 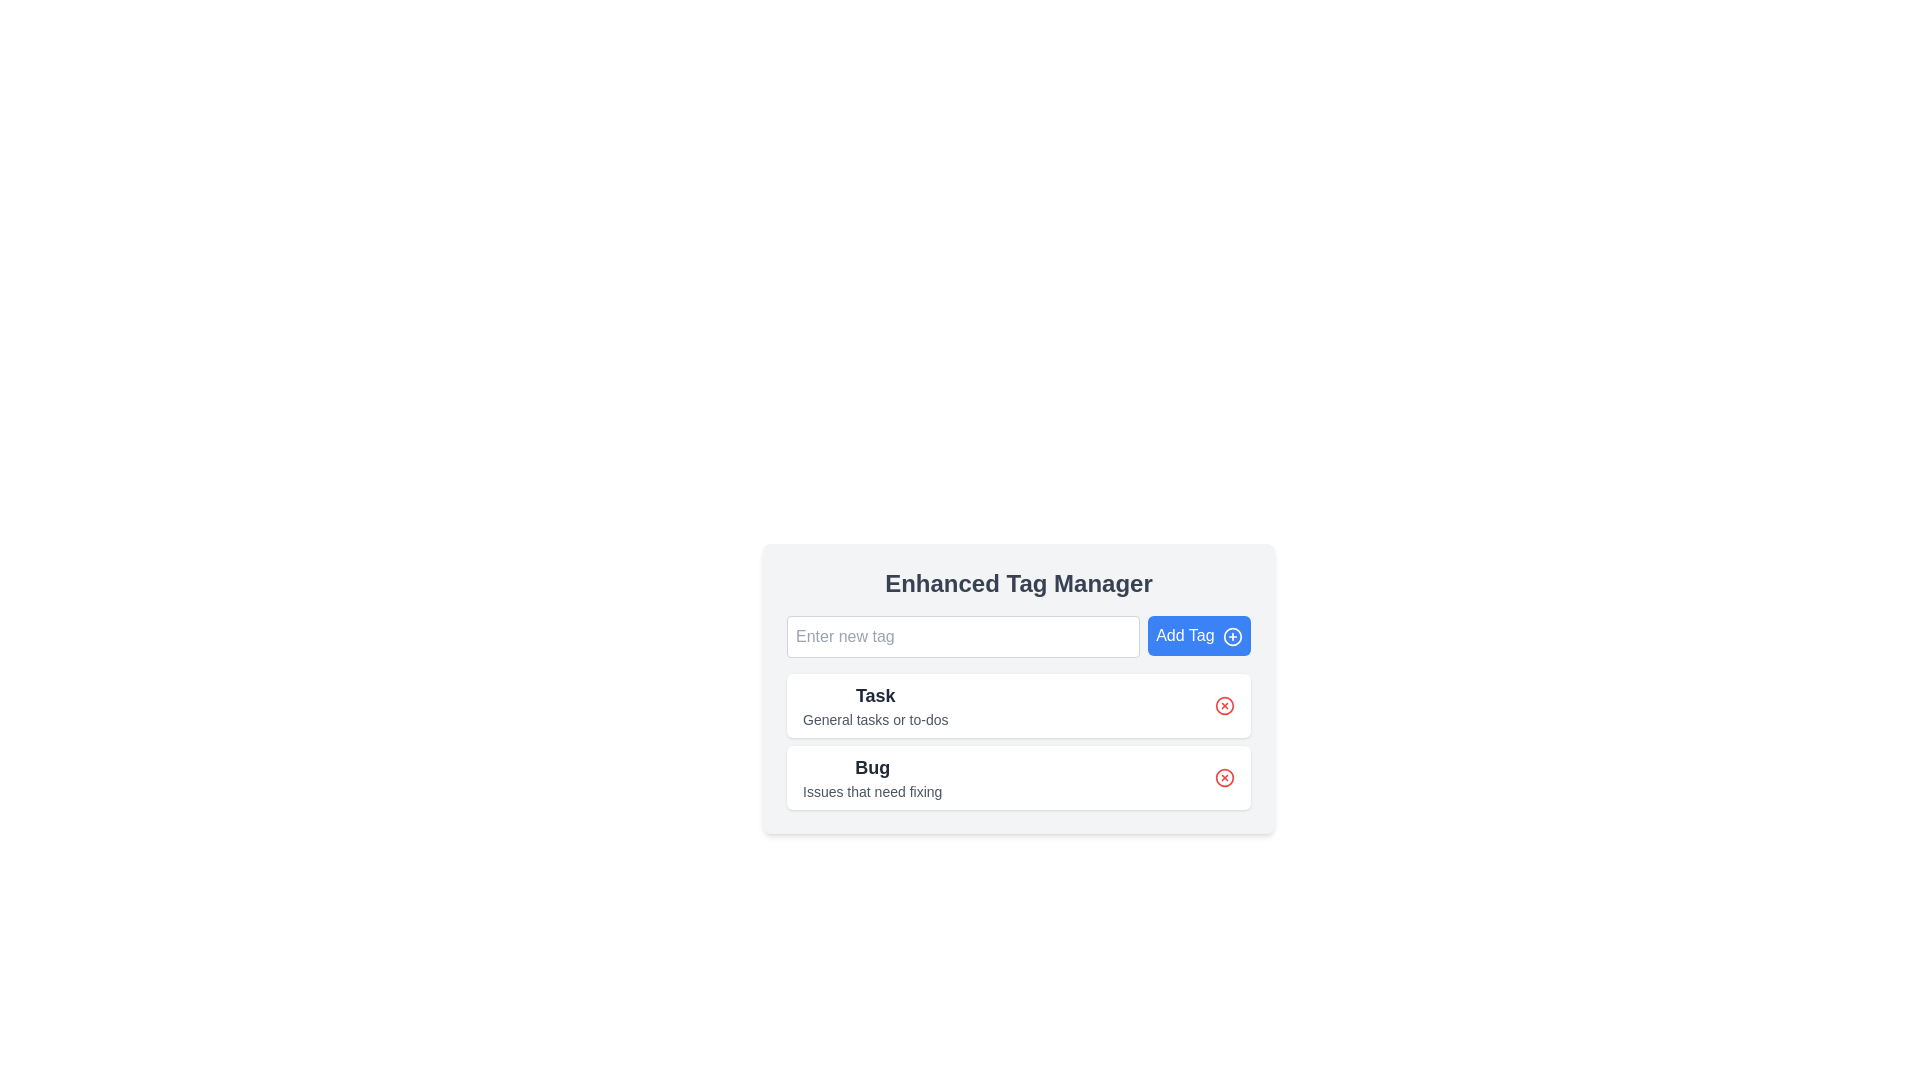 What do you see at coordinates (1199, 636) in the screenshot?
I see `the button that enables users to add a new tag, located to the right of the 'Enter new tag' text input field in the Enhanced Tag Manager panel` at bounding box center [1199, 636].